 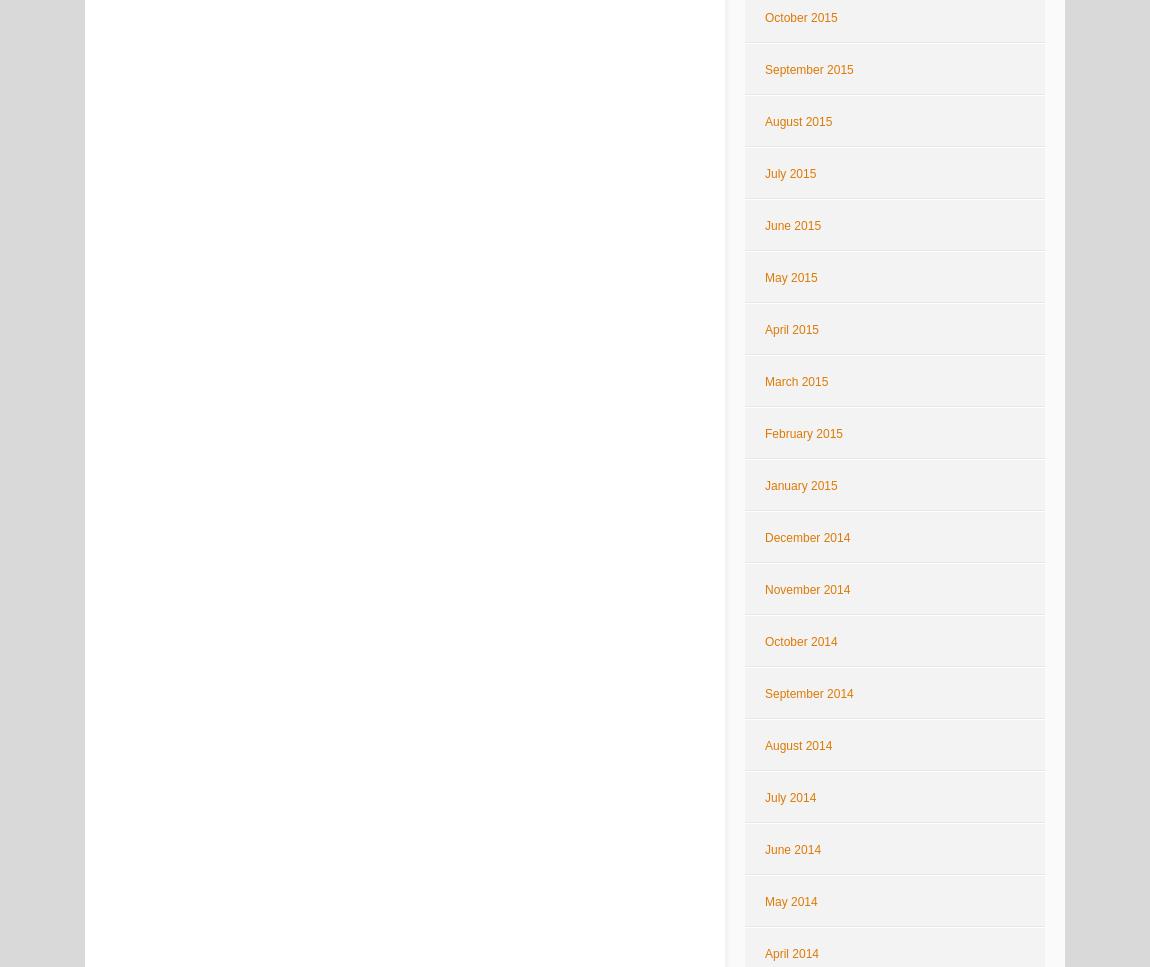 What do you see at coordinates (763, 17) in the screenshot?
I see `'October 2015'` at bounding box center [763, 17].